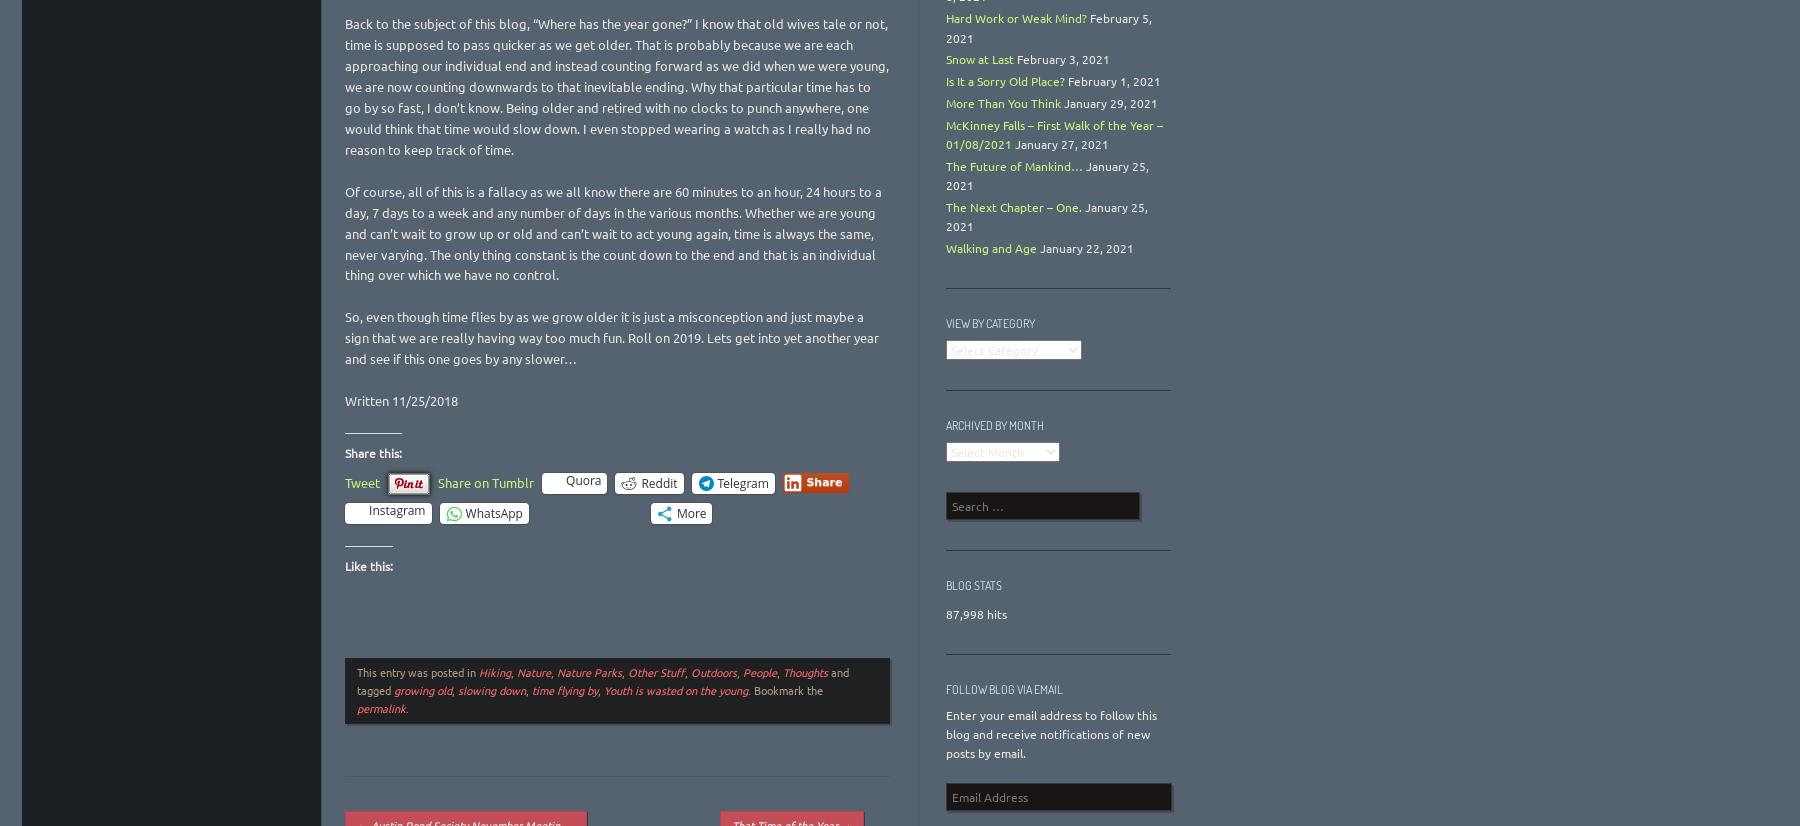  I want to click on 'and tagged', so click(603, 680).